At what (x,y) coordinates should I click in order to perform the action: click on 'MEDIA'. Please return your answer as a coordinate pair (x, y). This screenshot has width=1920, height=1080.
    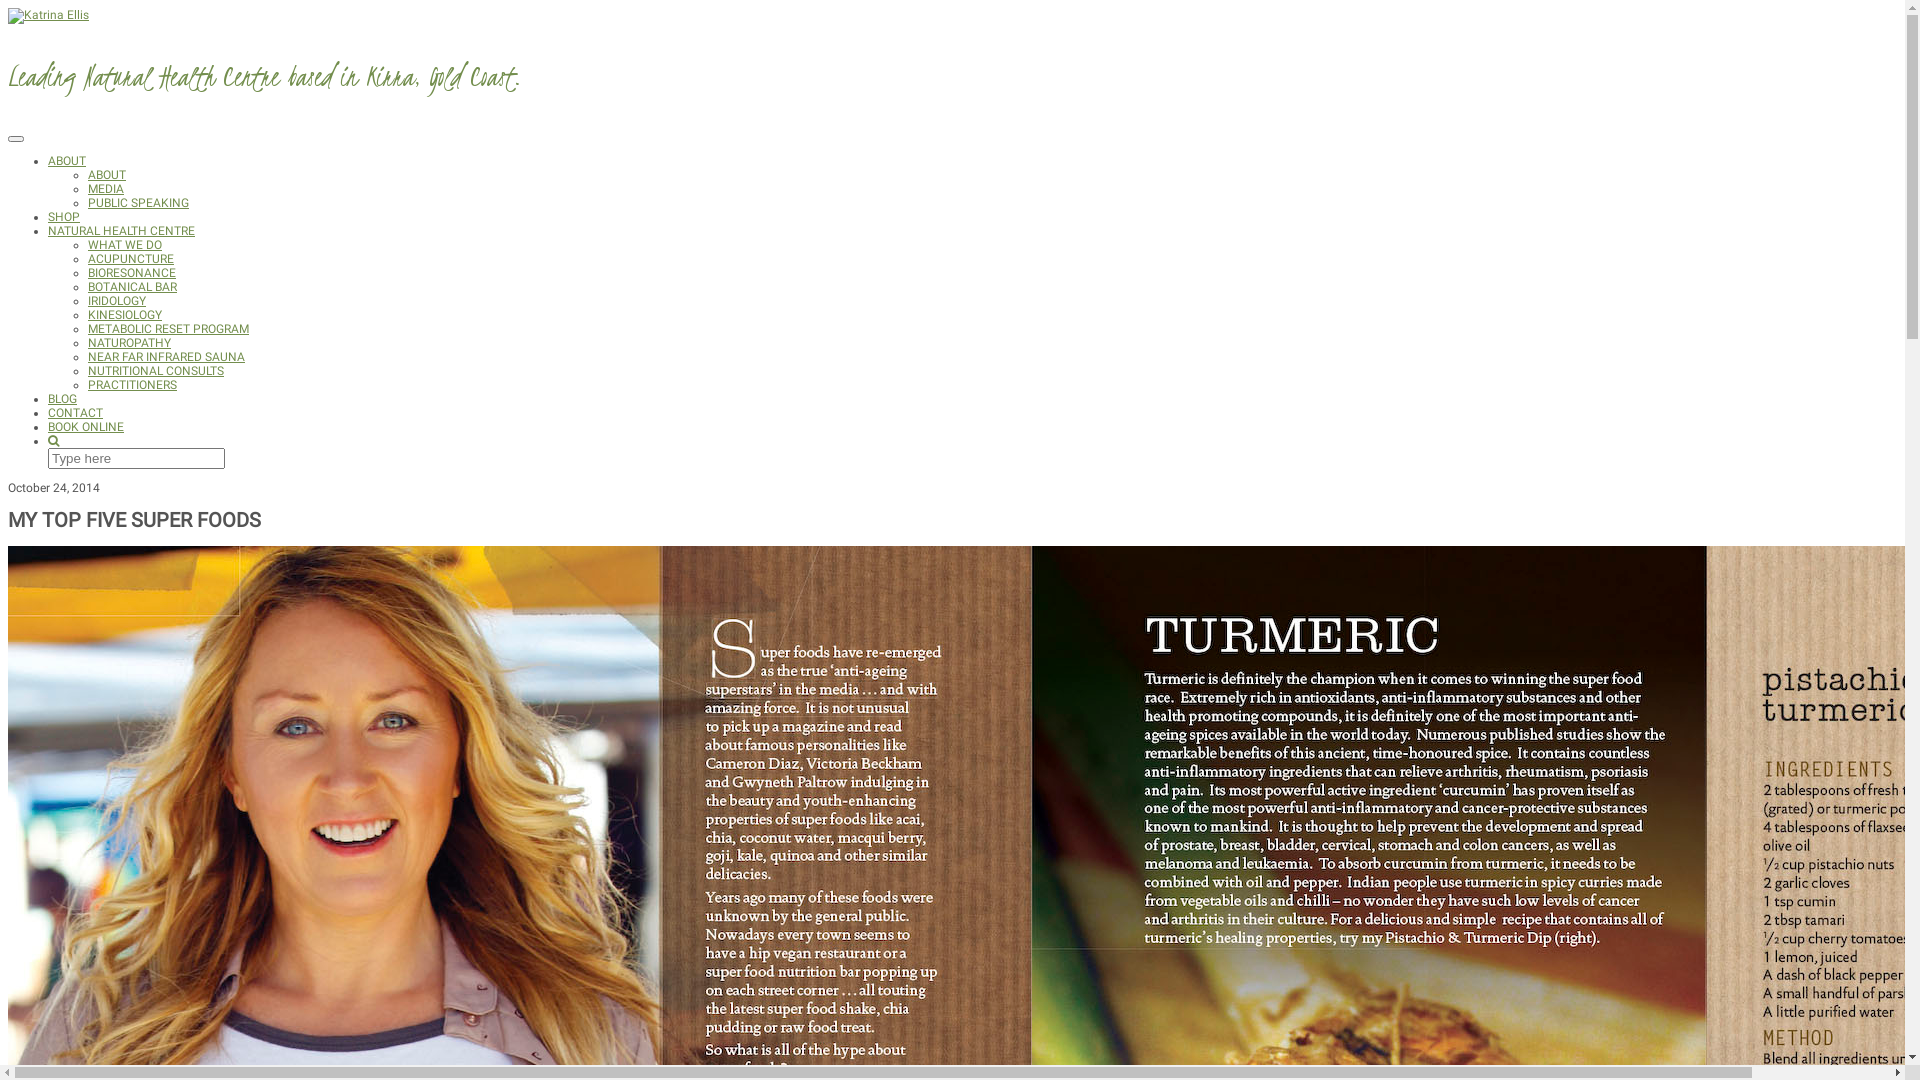
    Looking at the image, I should click on (86, 189).